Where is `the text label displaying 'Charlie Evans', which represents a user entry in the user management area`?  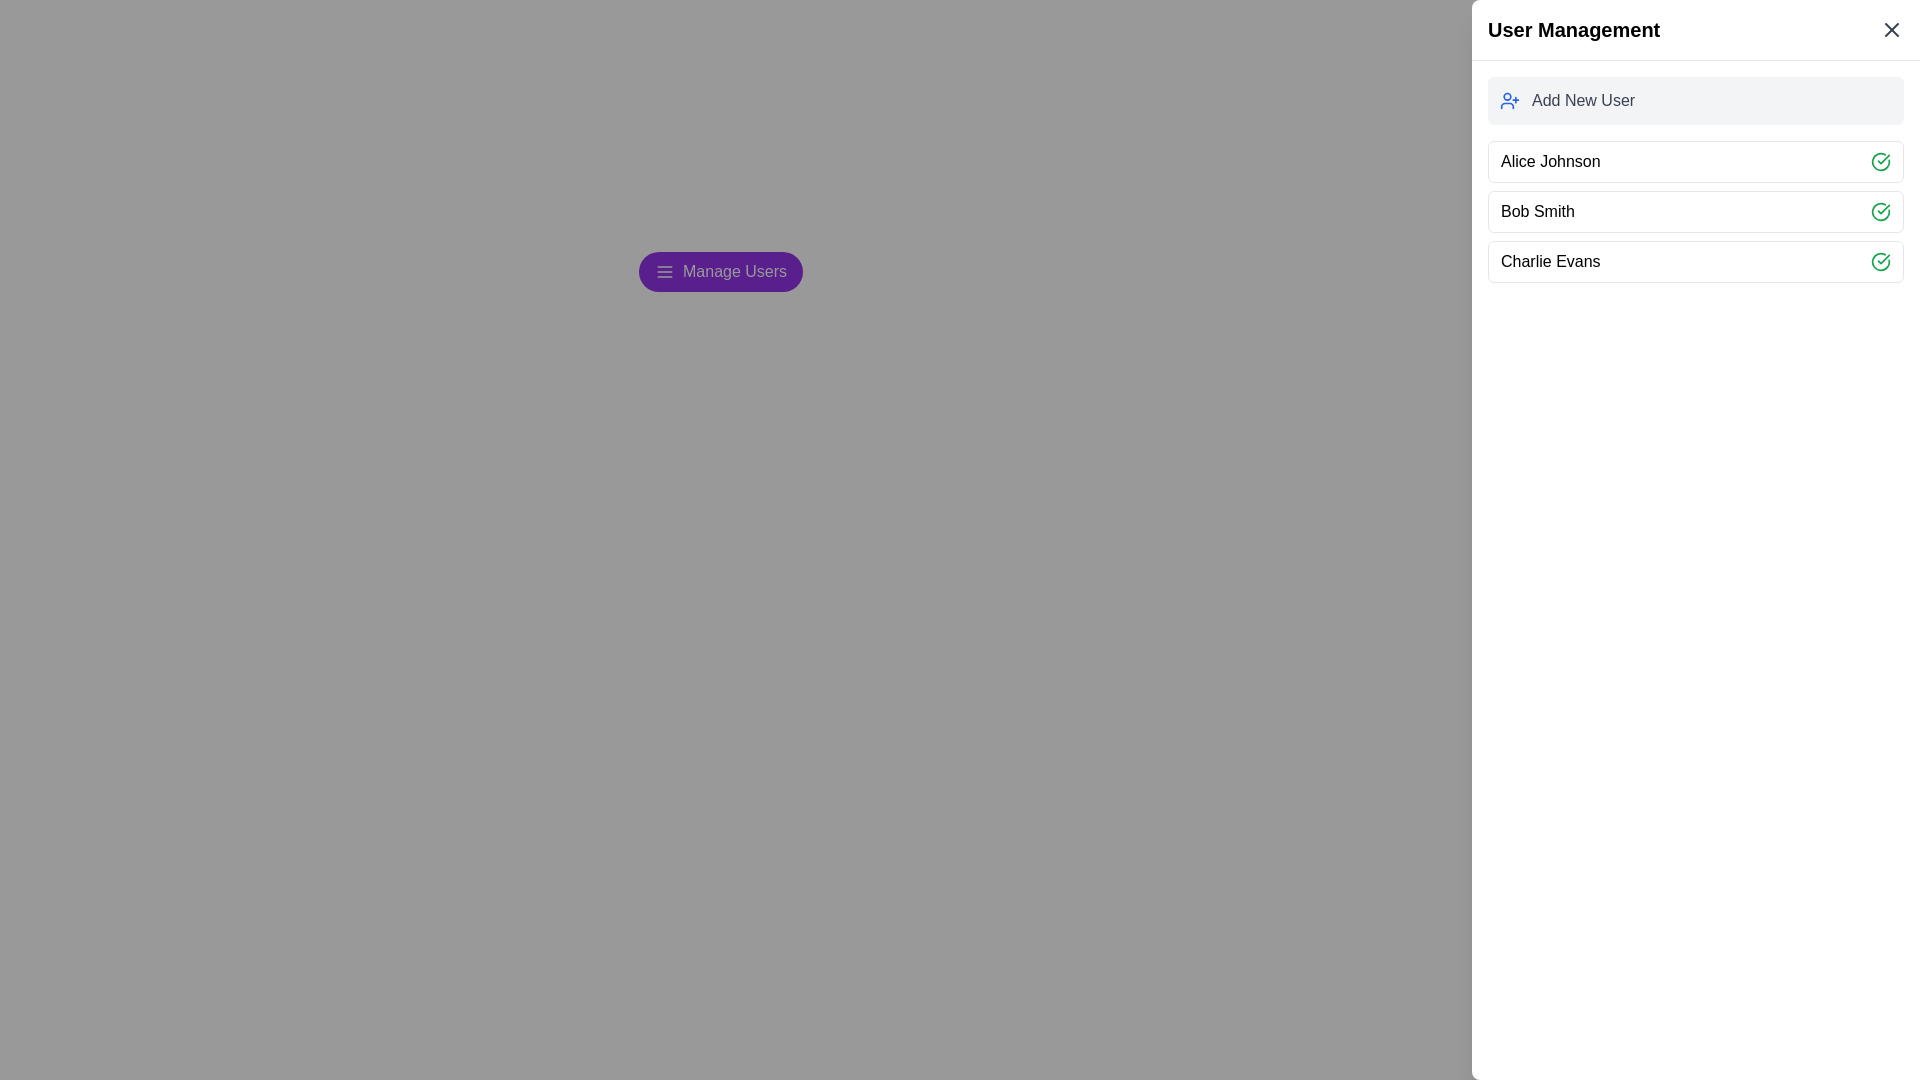 the text label displaying 'Charlie Evans', which represents a user entry in the user management area is located at coordinates (1549, 261).